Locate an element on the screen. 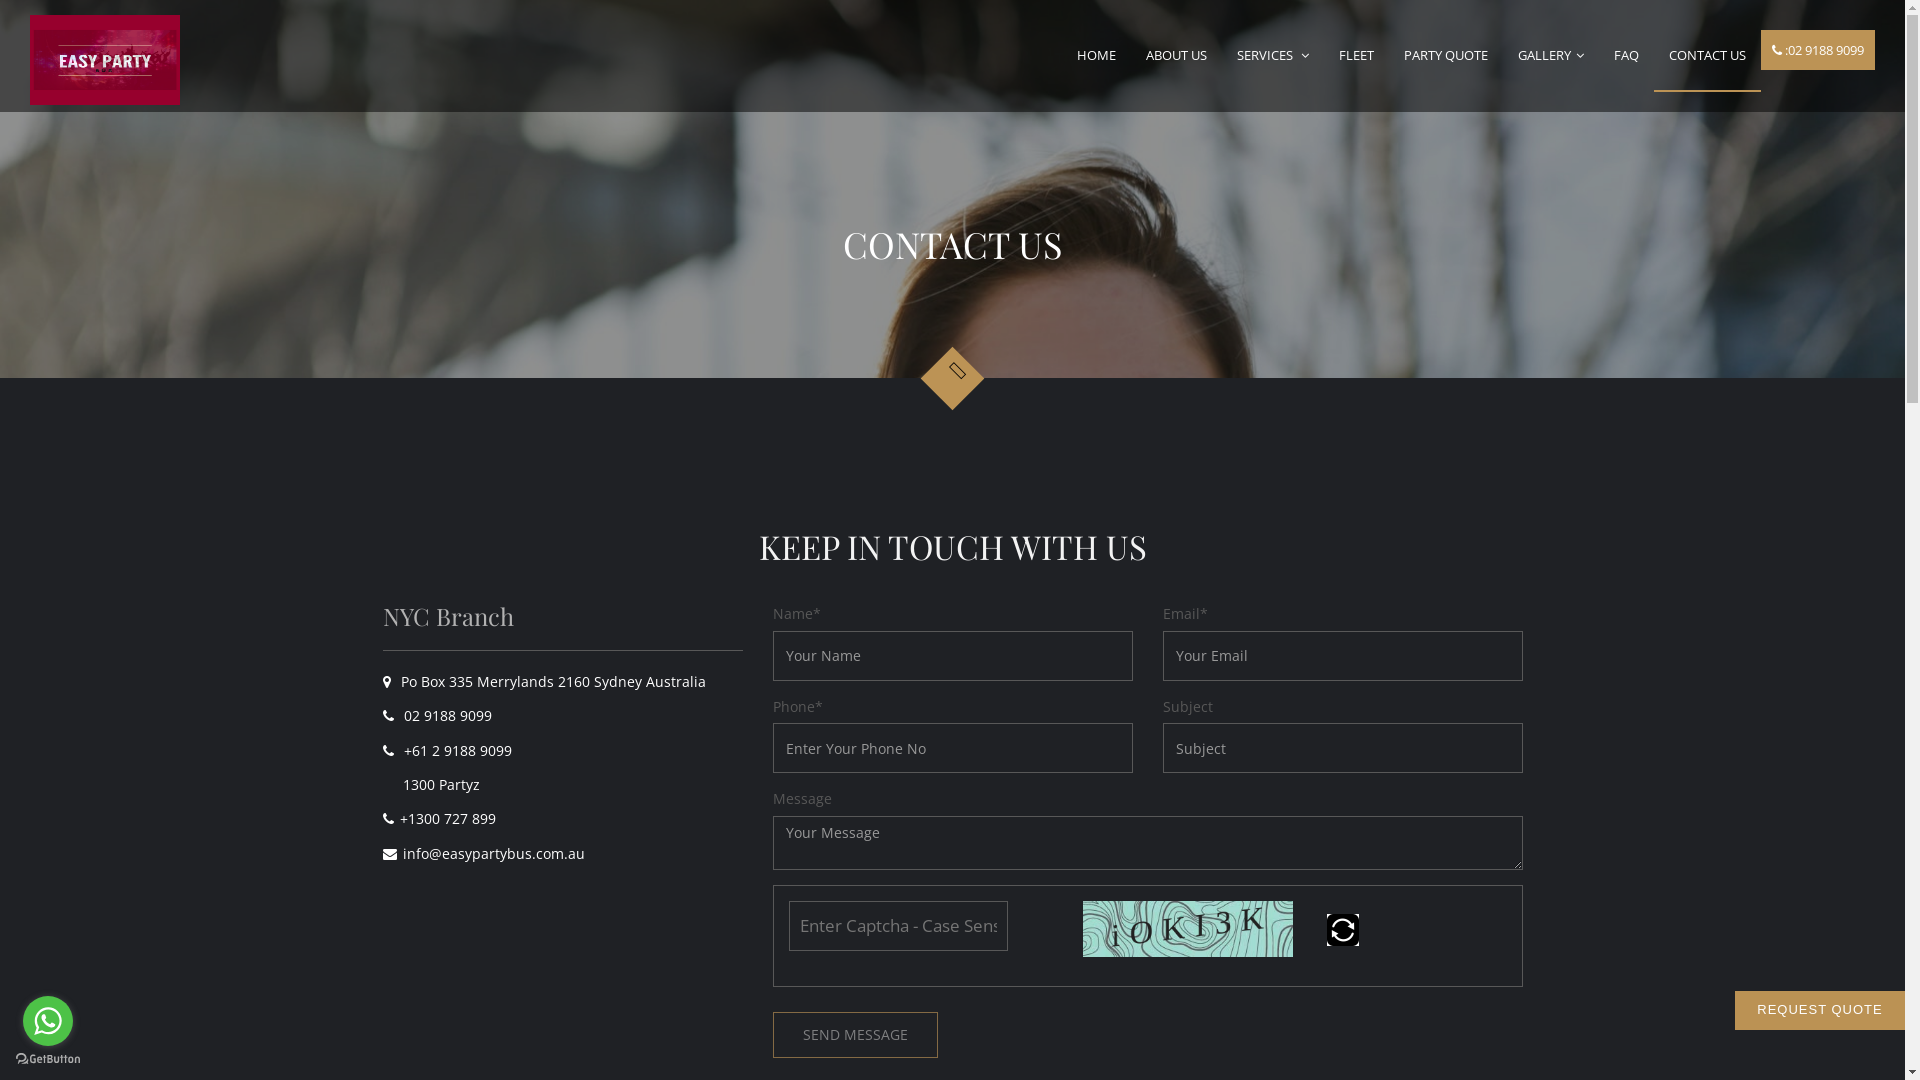  '+1300 727 899' is located at coordinates (450, 818).